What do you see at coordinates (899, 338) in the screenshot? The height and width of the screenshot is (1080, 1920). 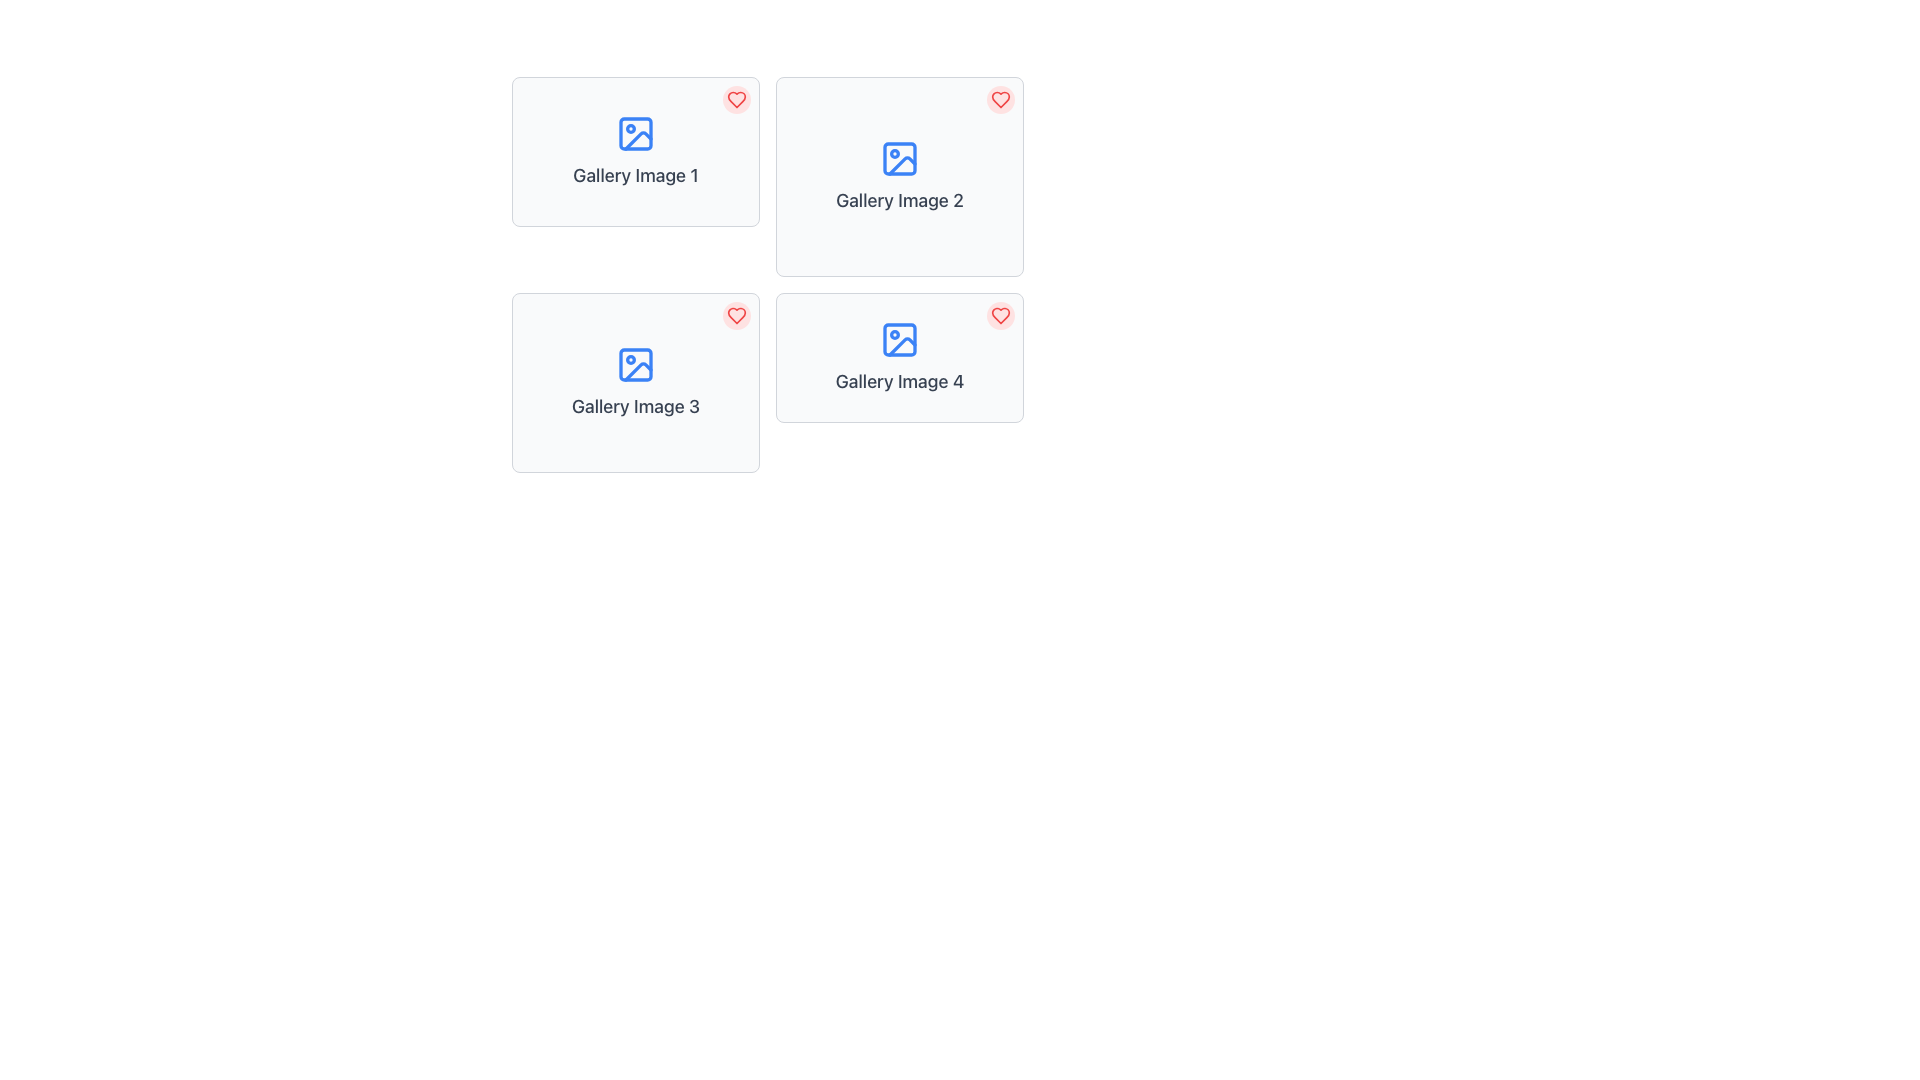 I see `the rectangular shape within the icon of 'Gallery Image 4', located in the bottom-right cell of the 2x2 grid of gallery images` at bounding box center [899, 338].